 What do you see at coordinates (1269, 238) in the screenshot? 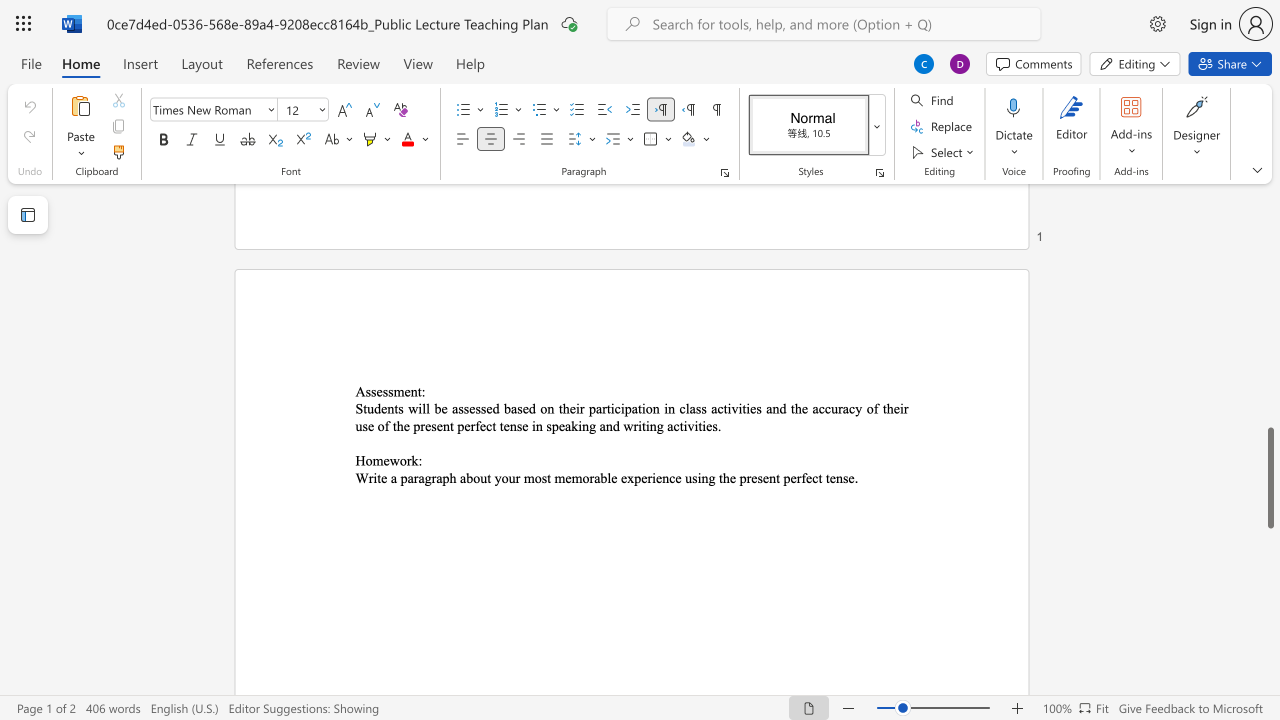
I see `the vertical scrollbar to raise the page content` at bounding box center [1269, 238].